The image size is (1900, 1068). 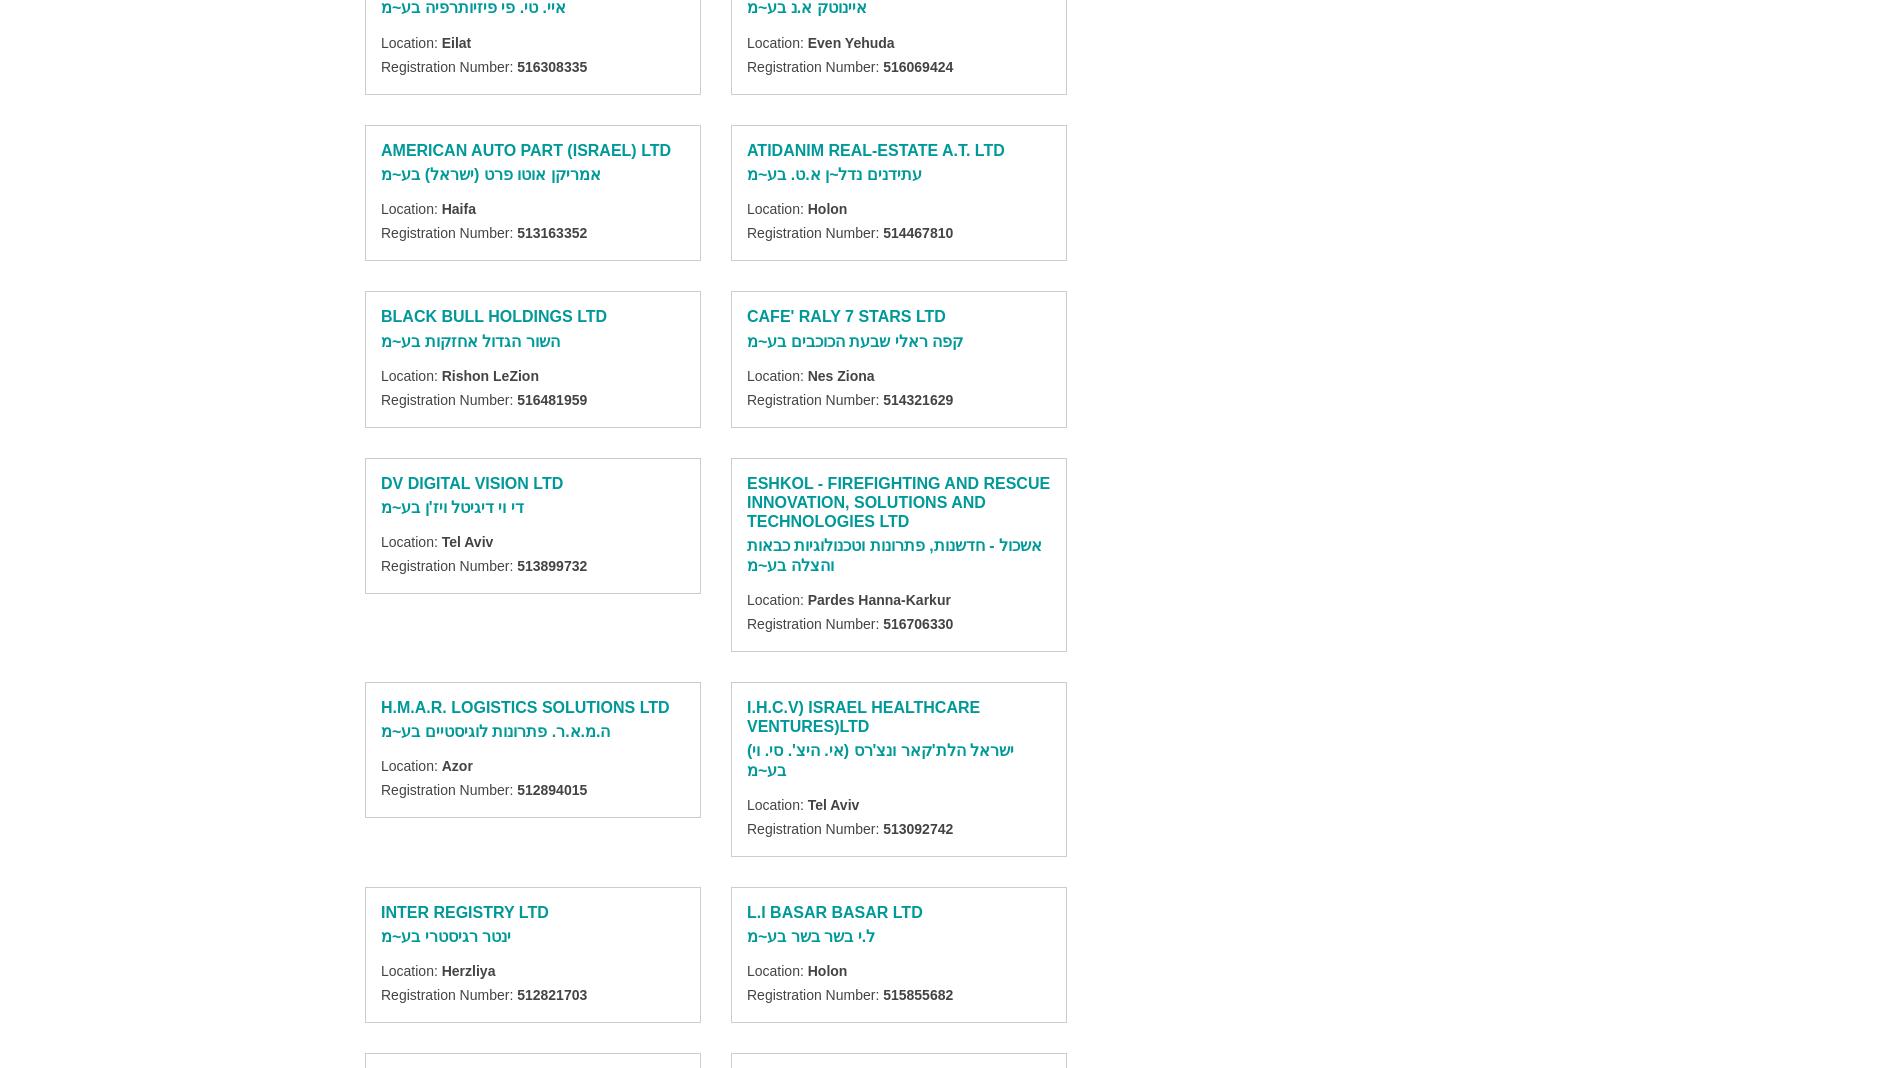 What do you see at coordinates (551, 233) in the screenshot?
I see `'513163352'` at bounding box center [551, 233].